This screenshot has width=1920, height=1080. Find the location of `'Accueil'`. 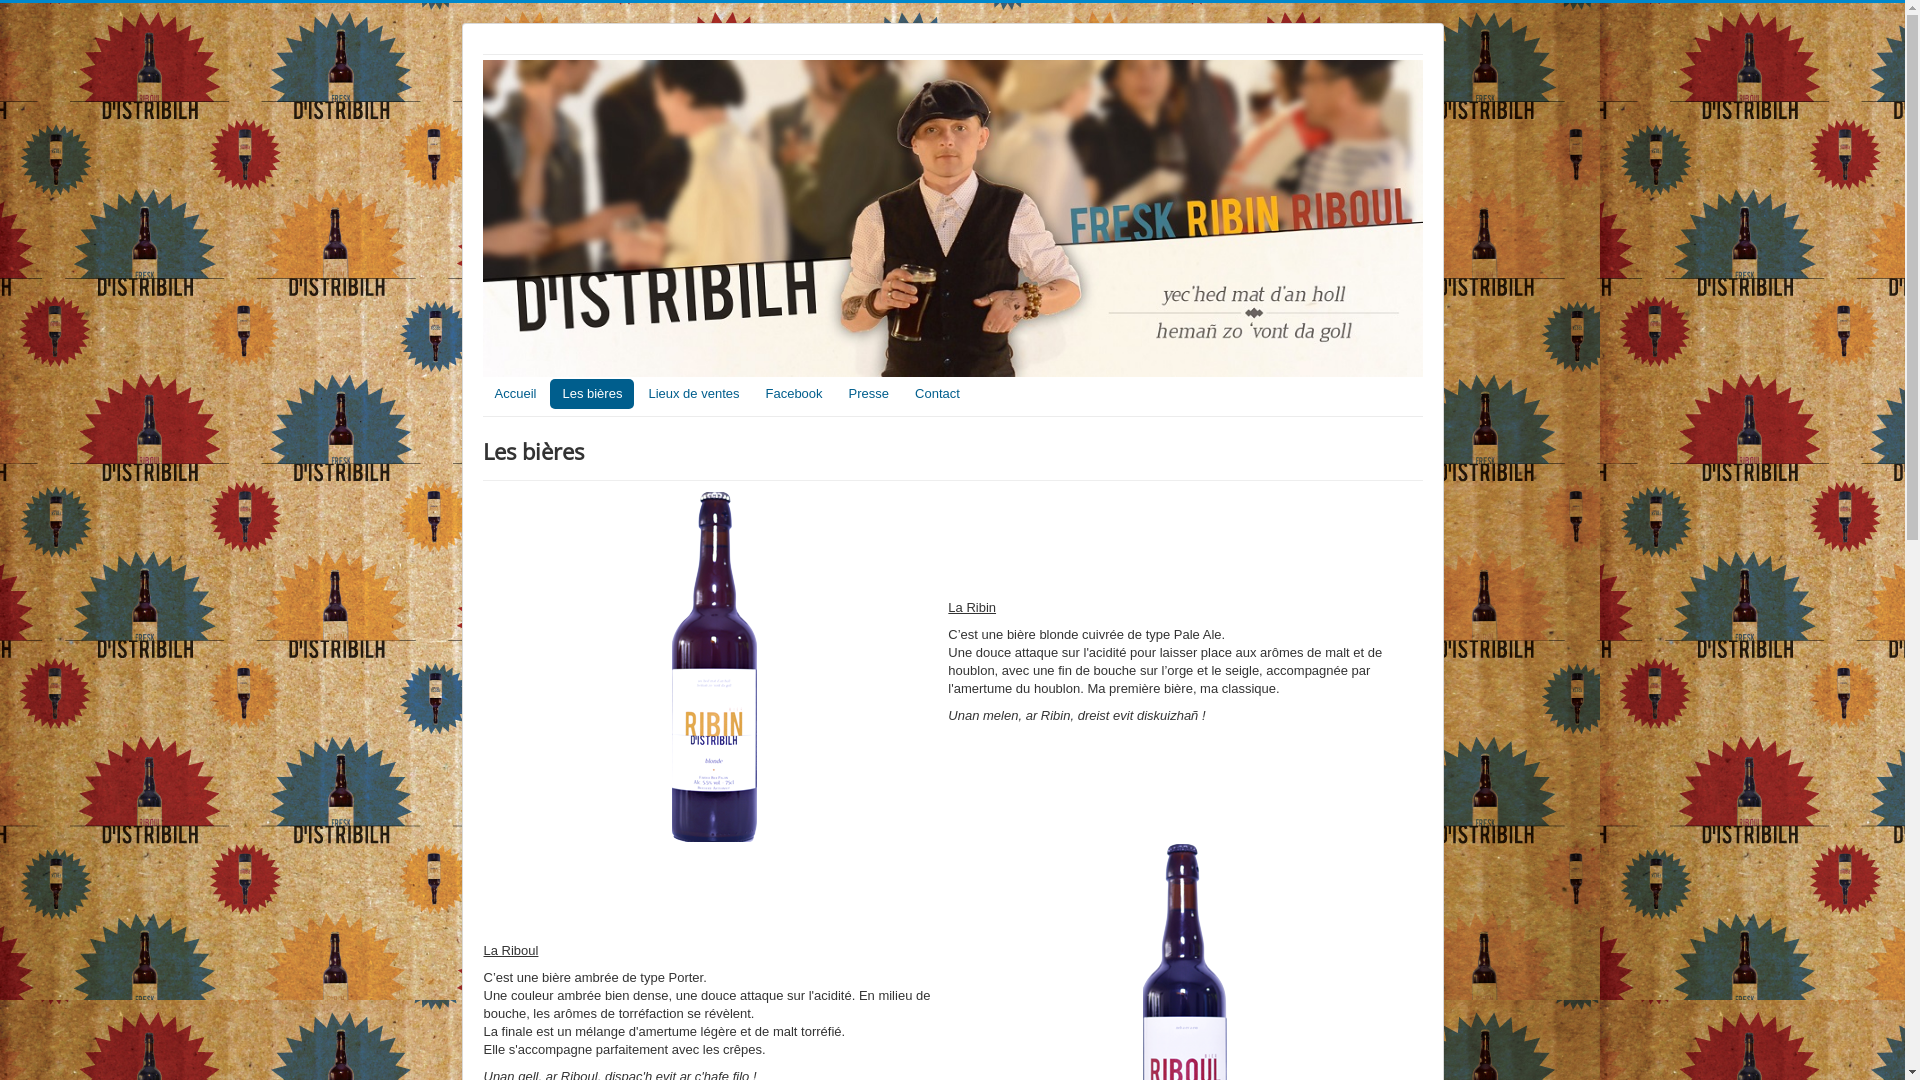

'Accueil' is located at coordinates (514, 393).